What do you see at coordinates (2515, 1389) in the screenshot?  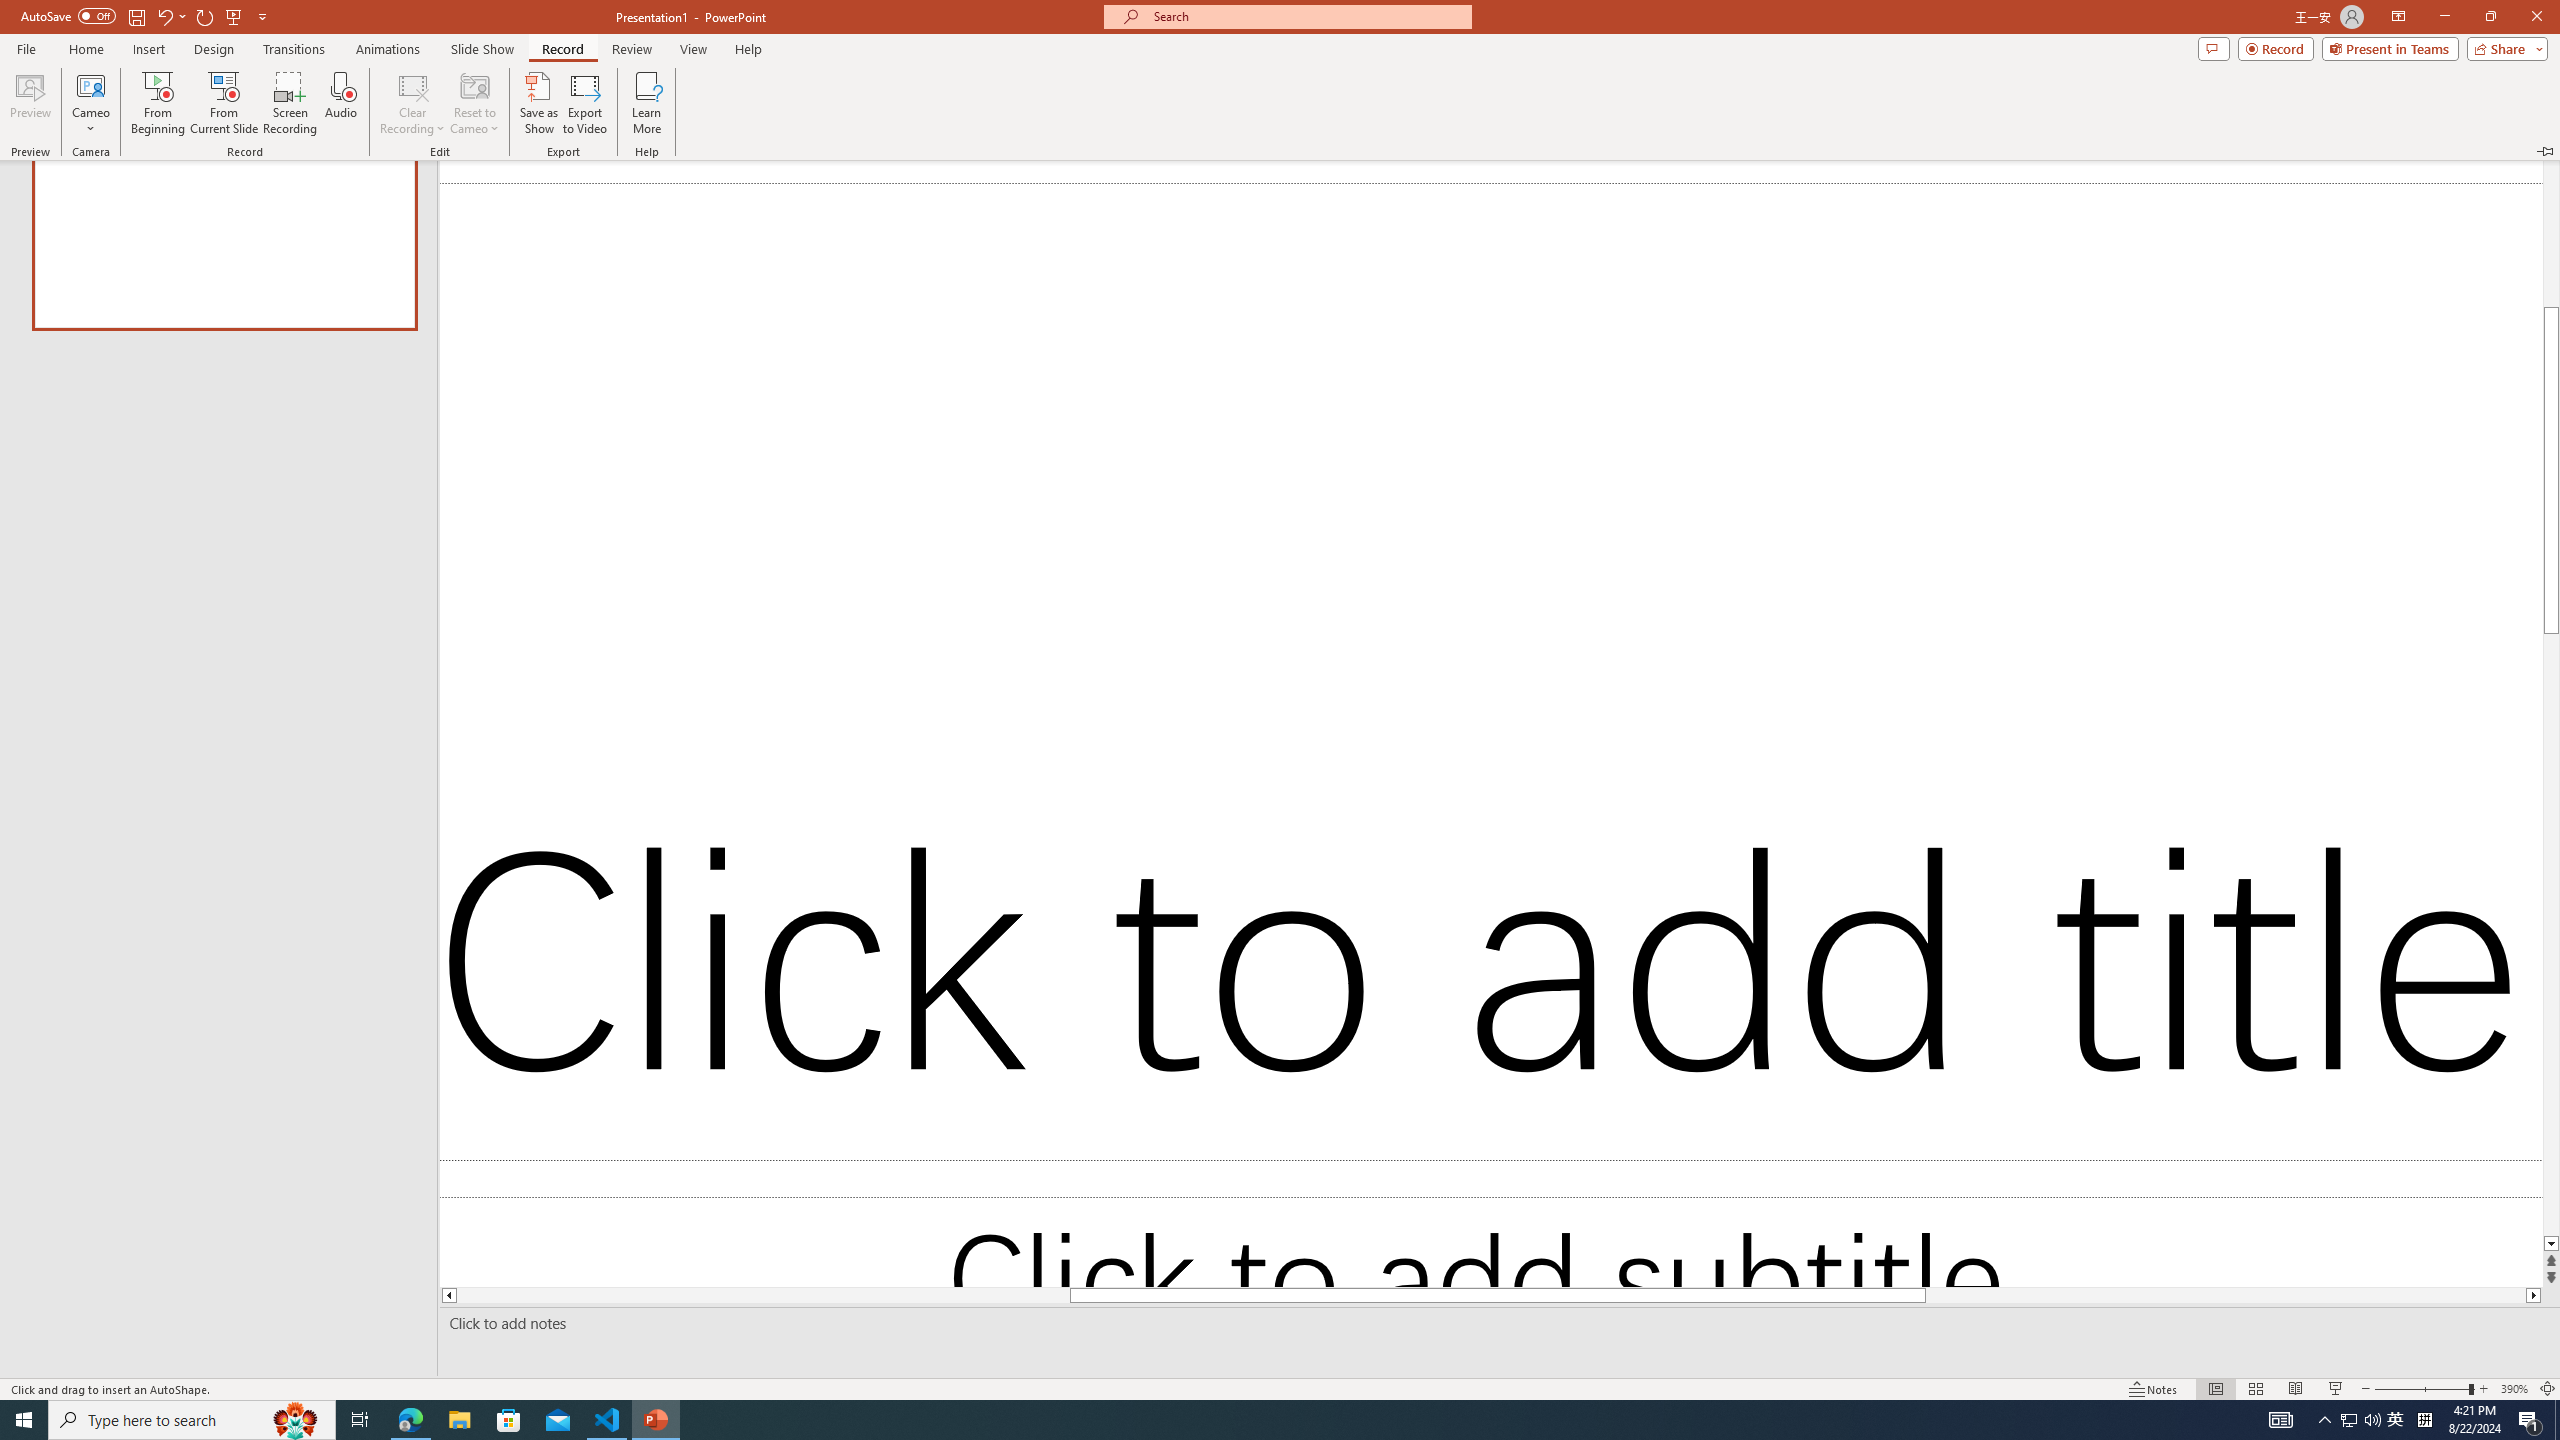 I see `'Zoom 390%'` at bounding box center [2515, 1389].